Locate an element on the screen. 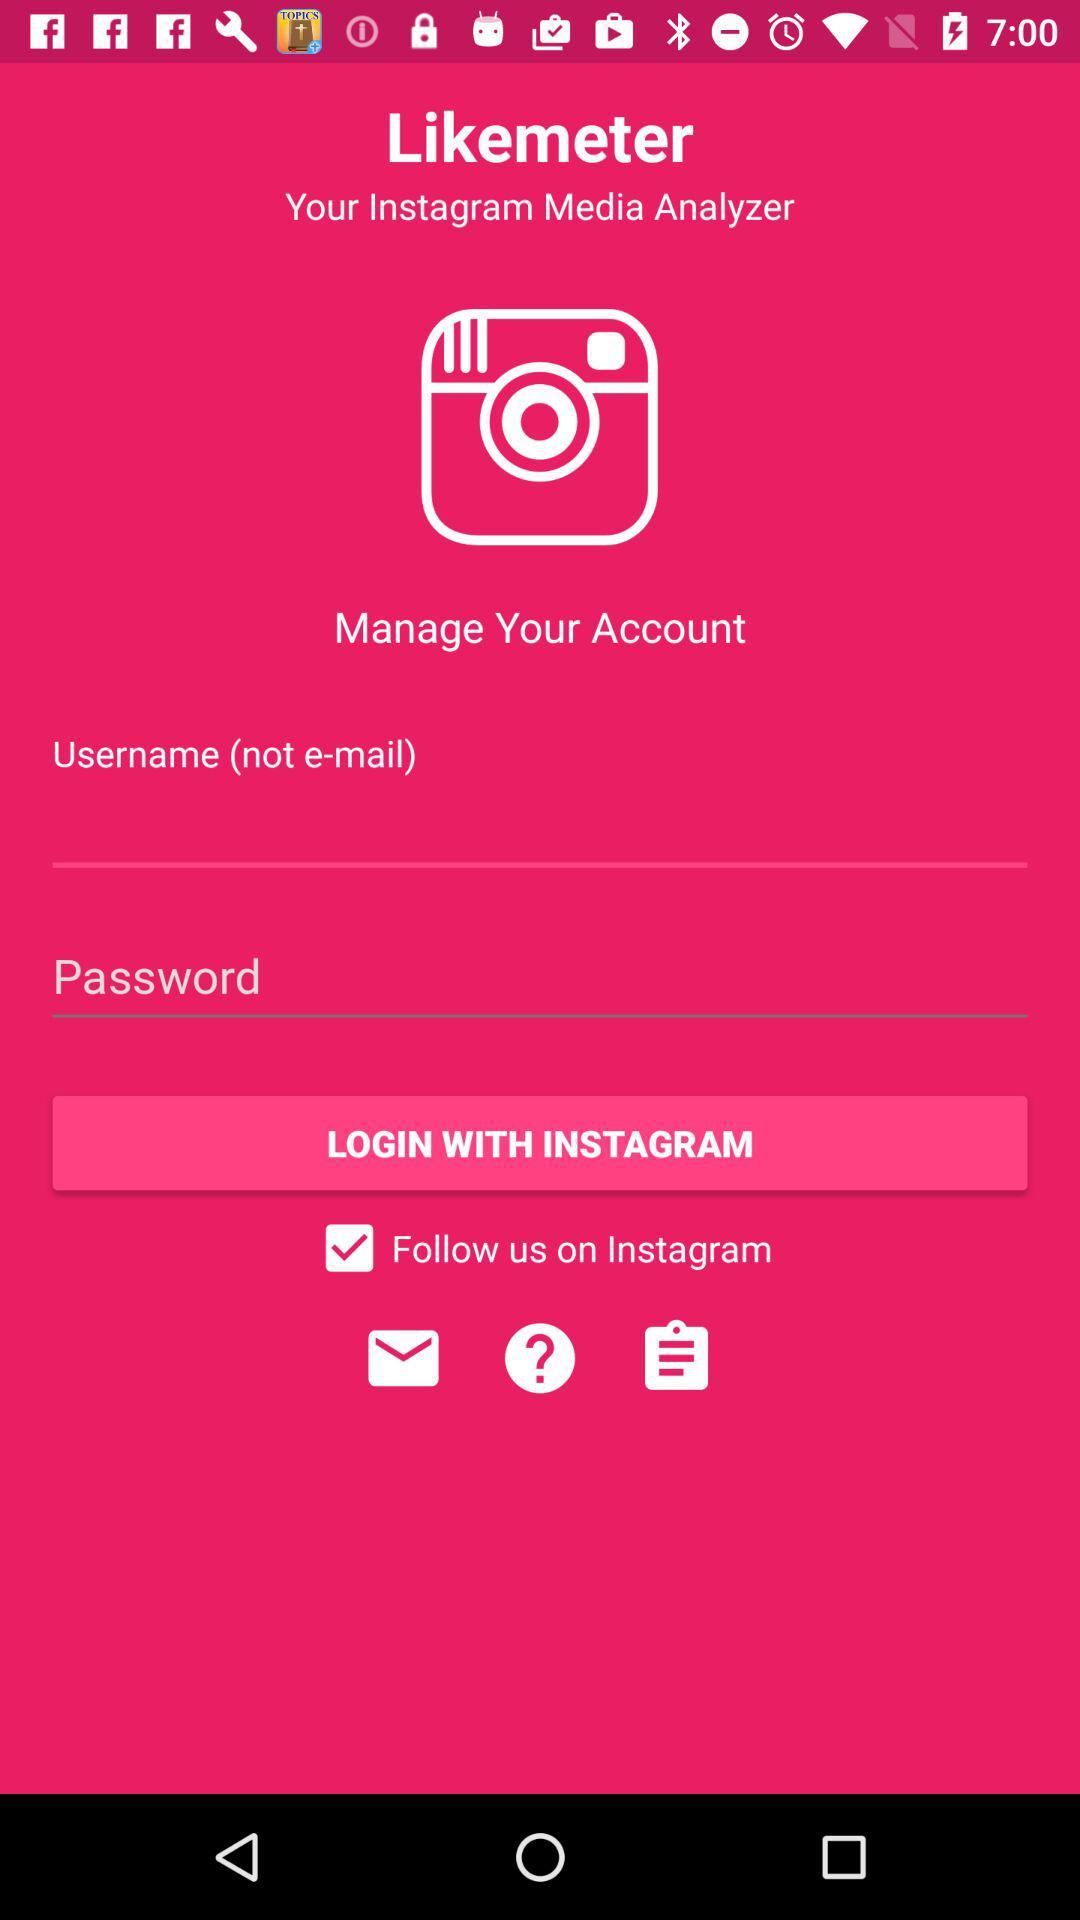 The image size is (1080, 1920). contact customer service is located at coordinates (403, 1358).